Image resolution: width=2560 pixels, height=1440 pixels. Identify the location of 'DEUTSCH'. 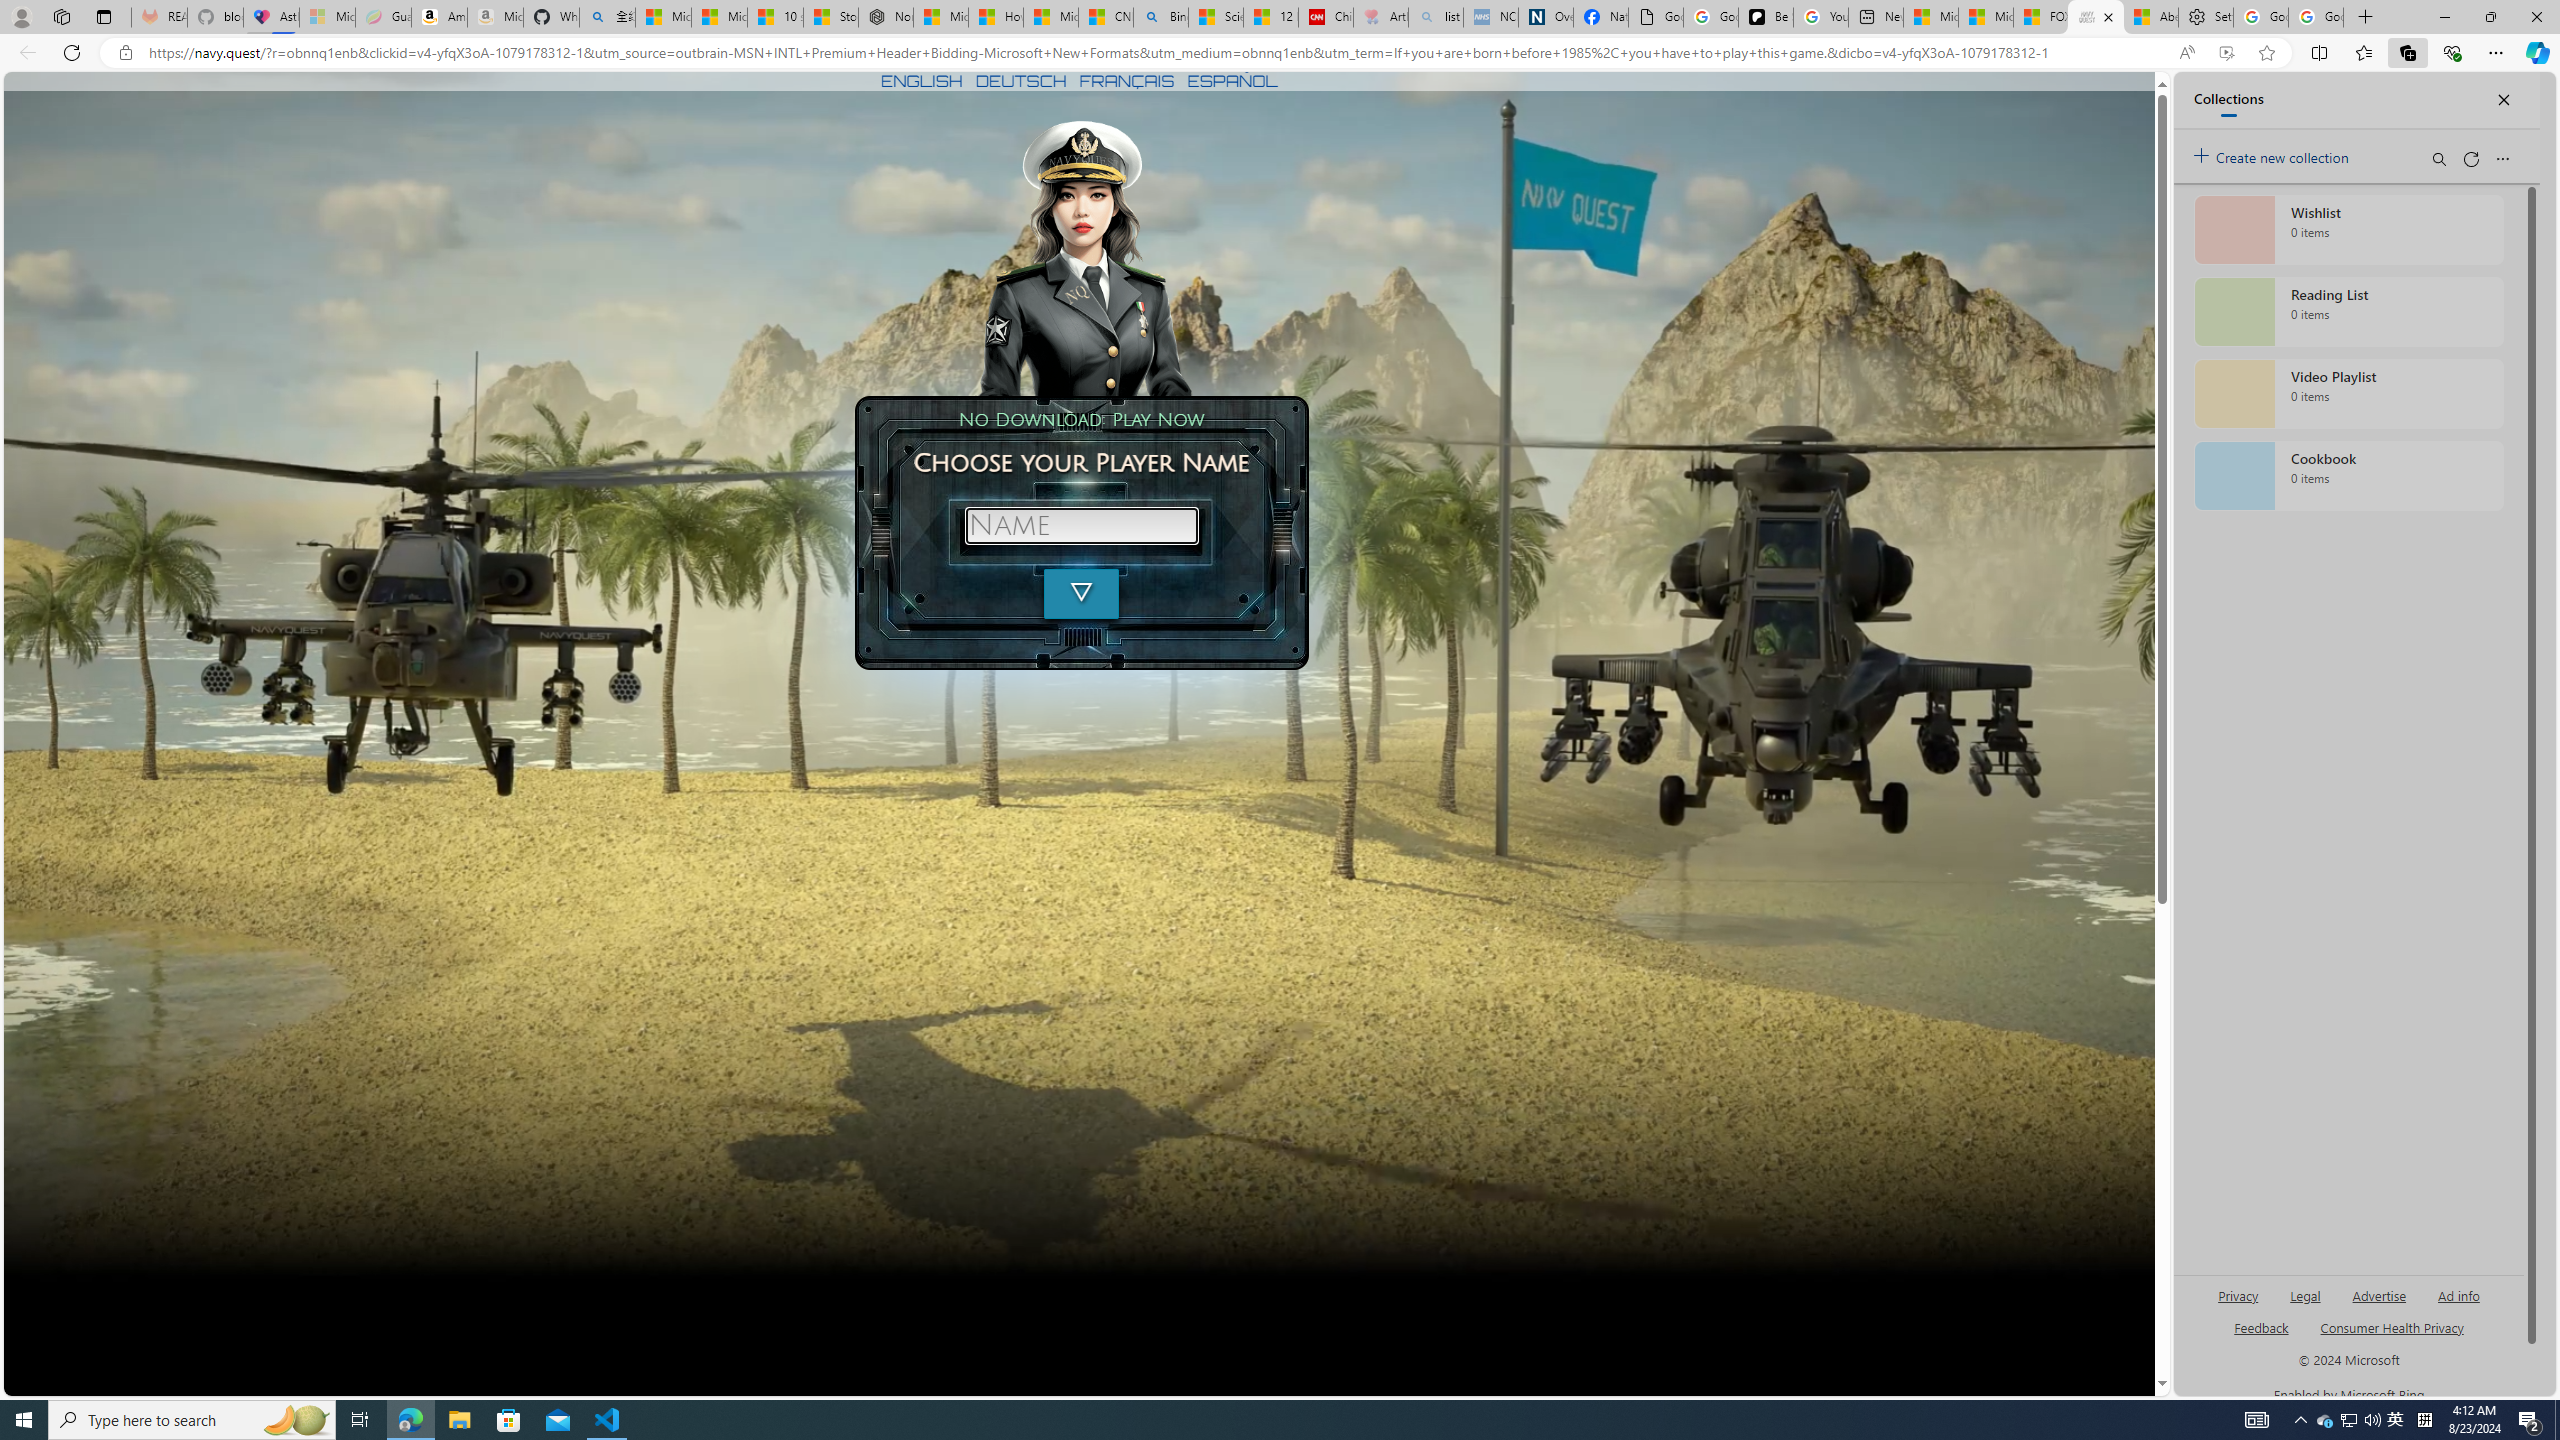
(1020, 80).